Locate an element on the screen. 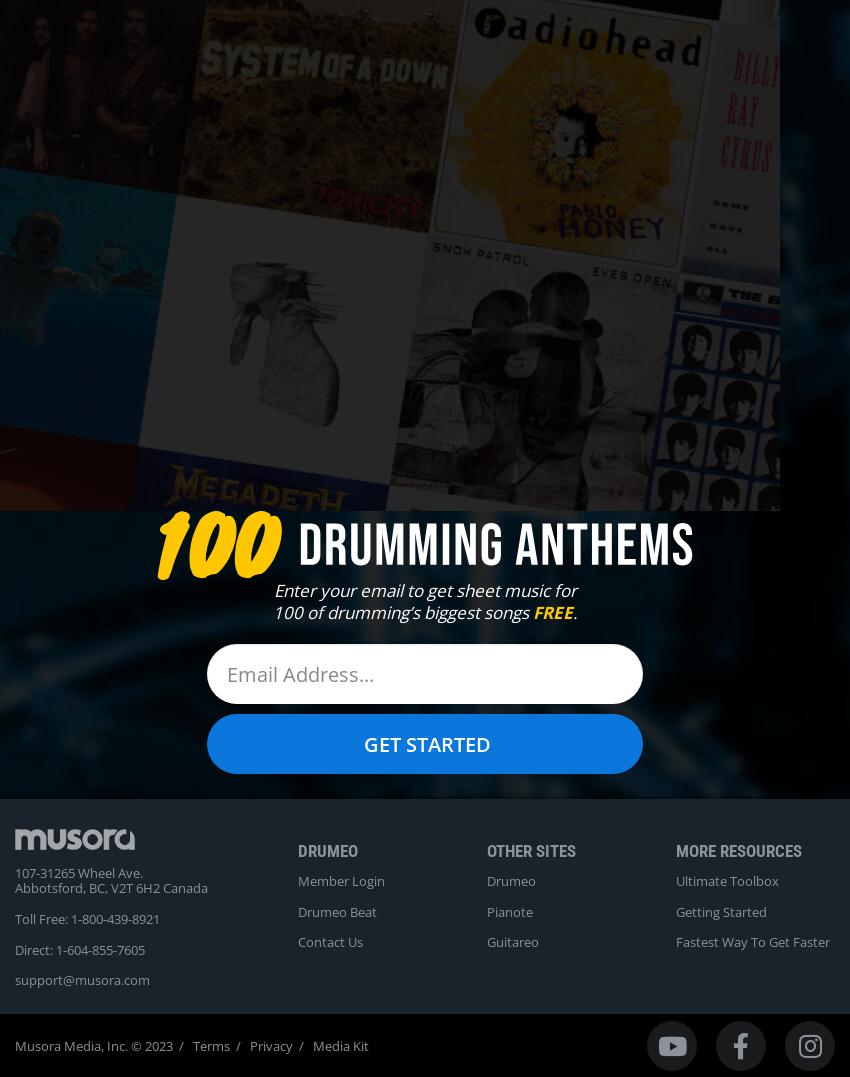 This screenshot has width=850, height=1077. 'More Resources' is located at coordinates (738, 850).